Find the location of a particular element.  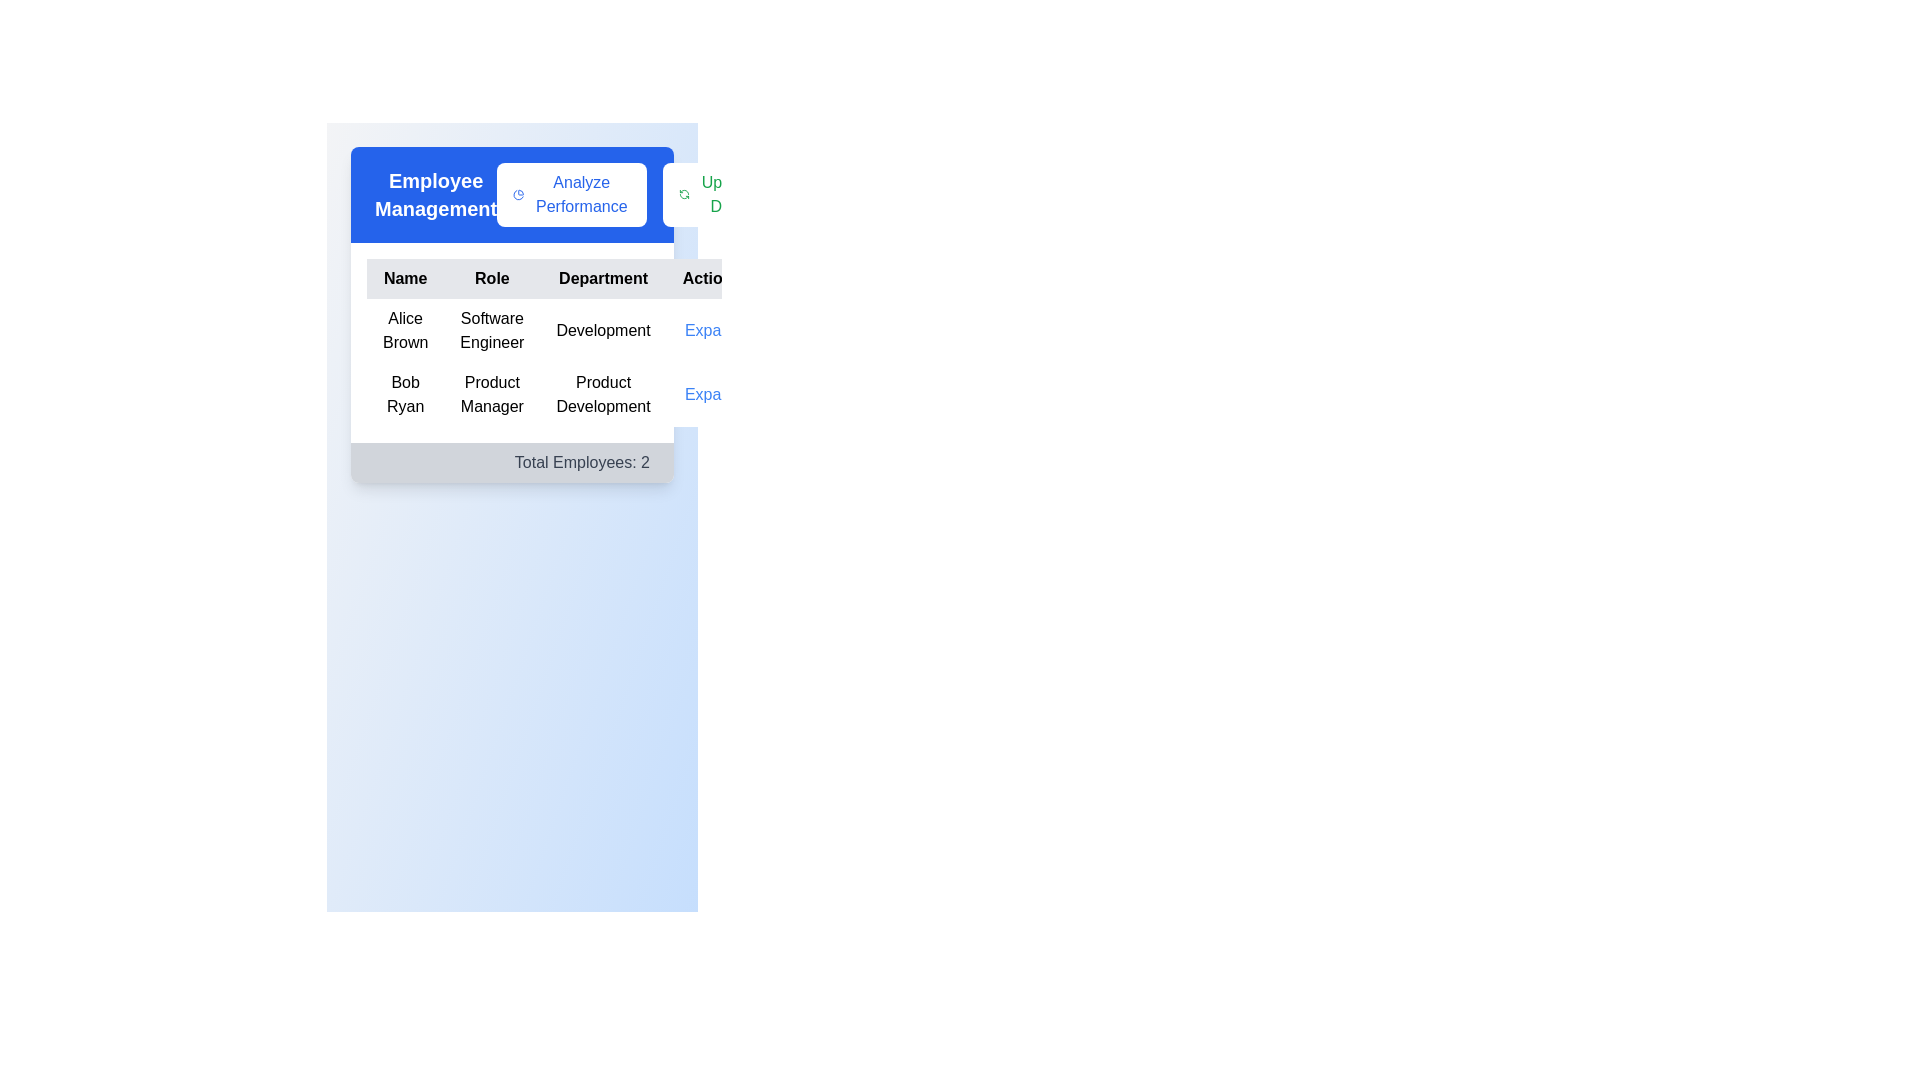

the rows of the table located in the 'Employee Management' section is located at coordinates (512, 342).